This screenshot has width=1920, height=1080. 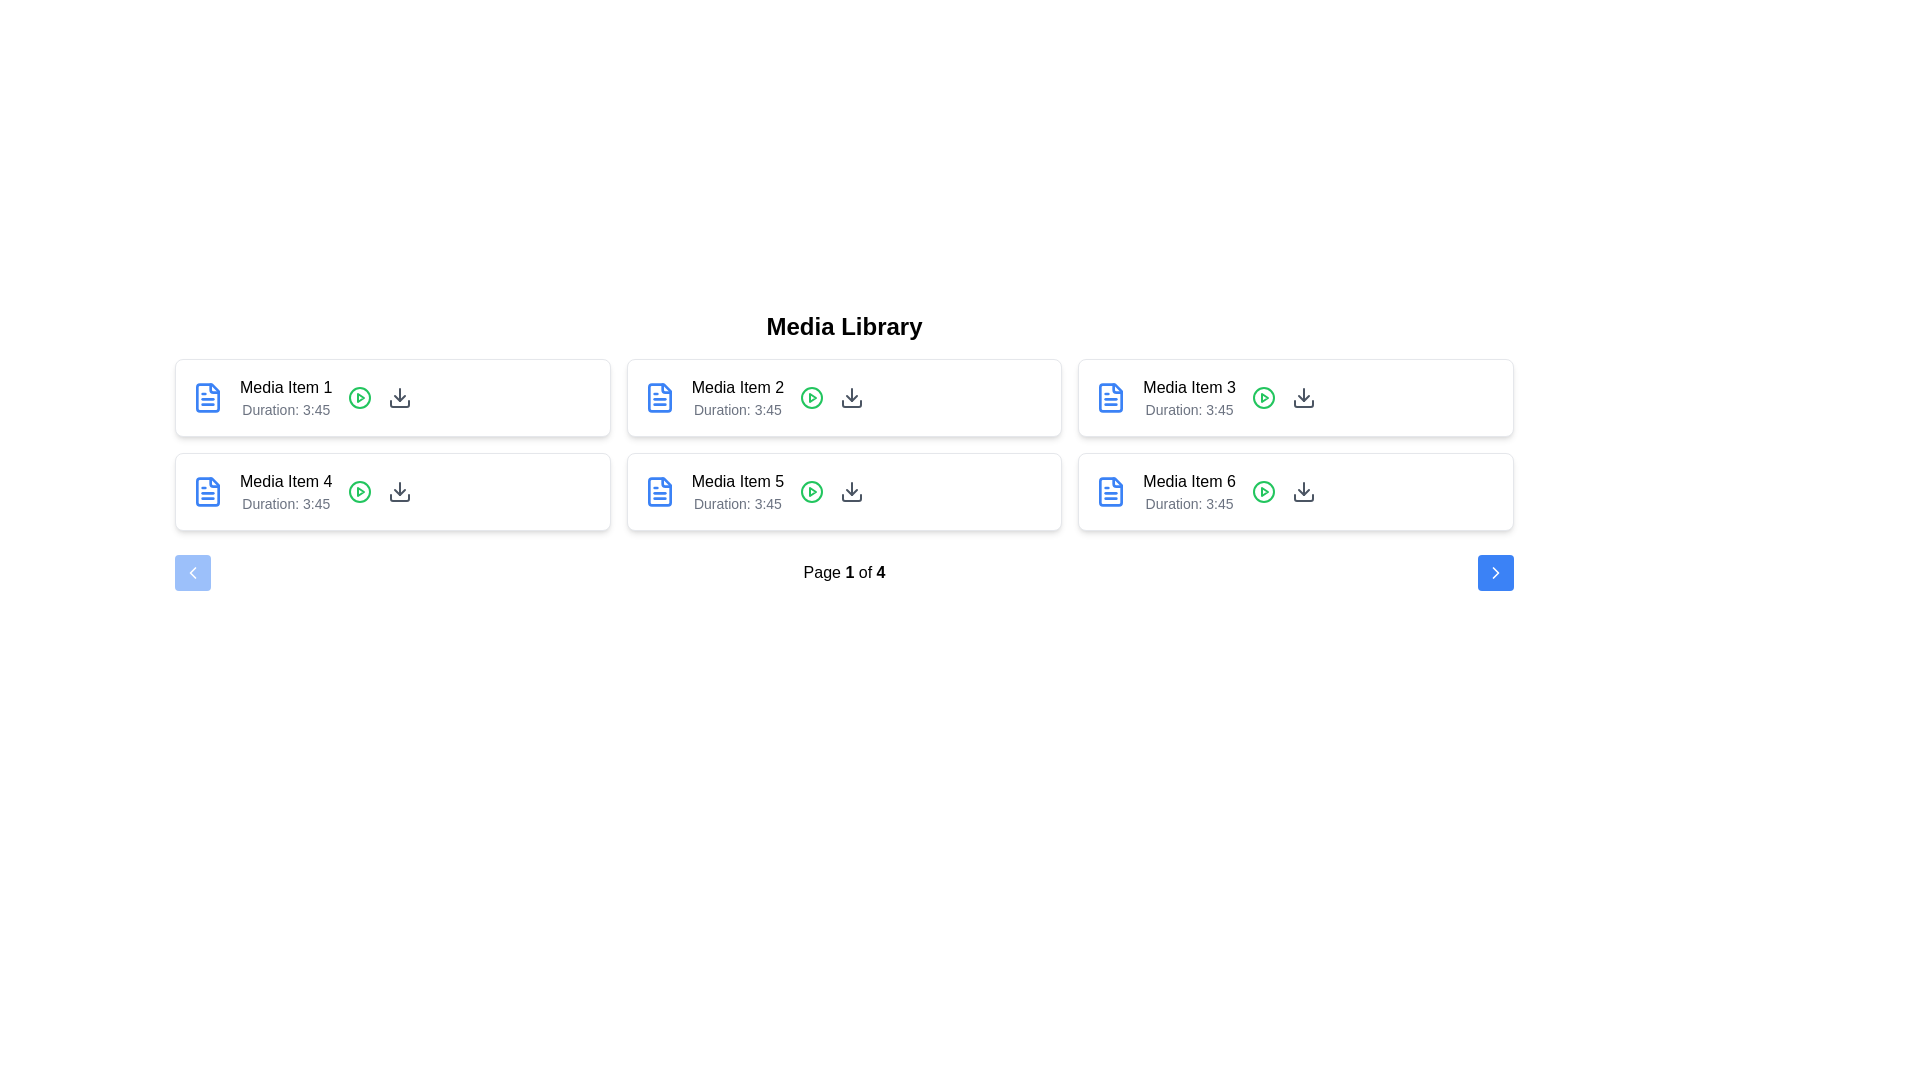 I want to click on the play button on the Media card located in the first row, second column of the grid layout, so click(x=844, y=397).